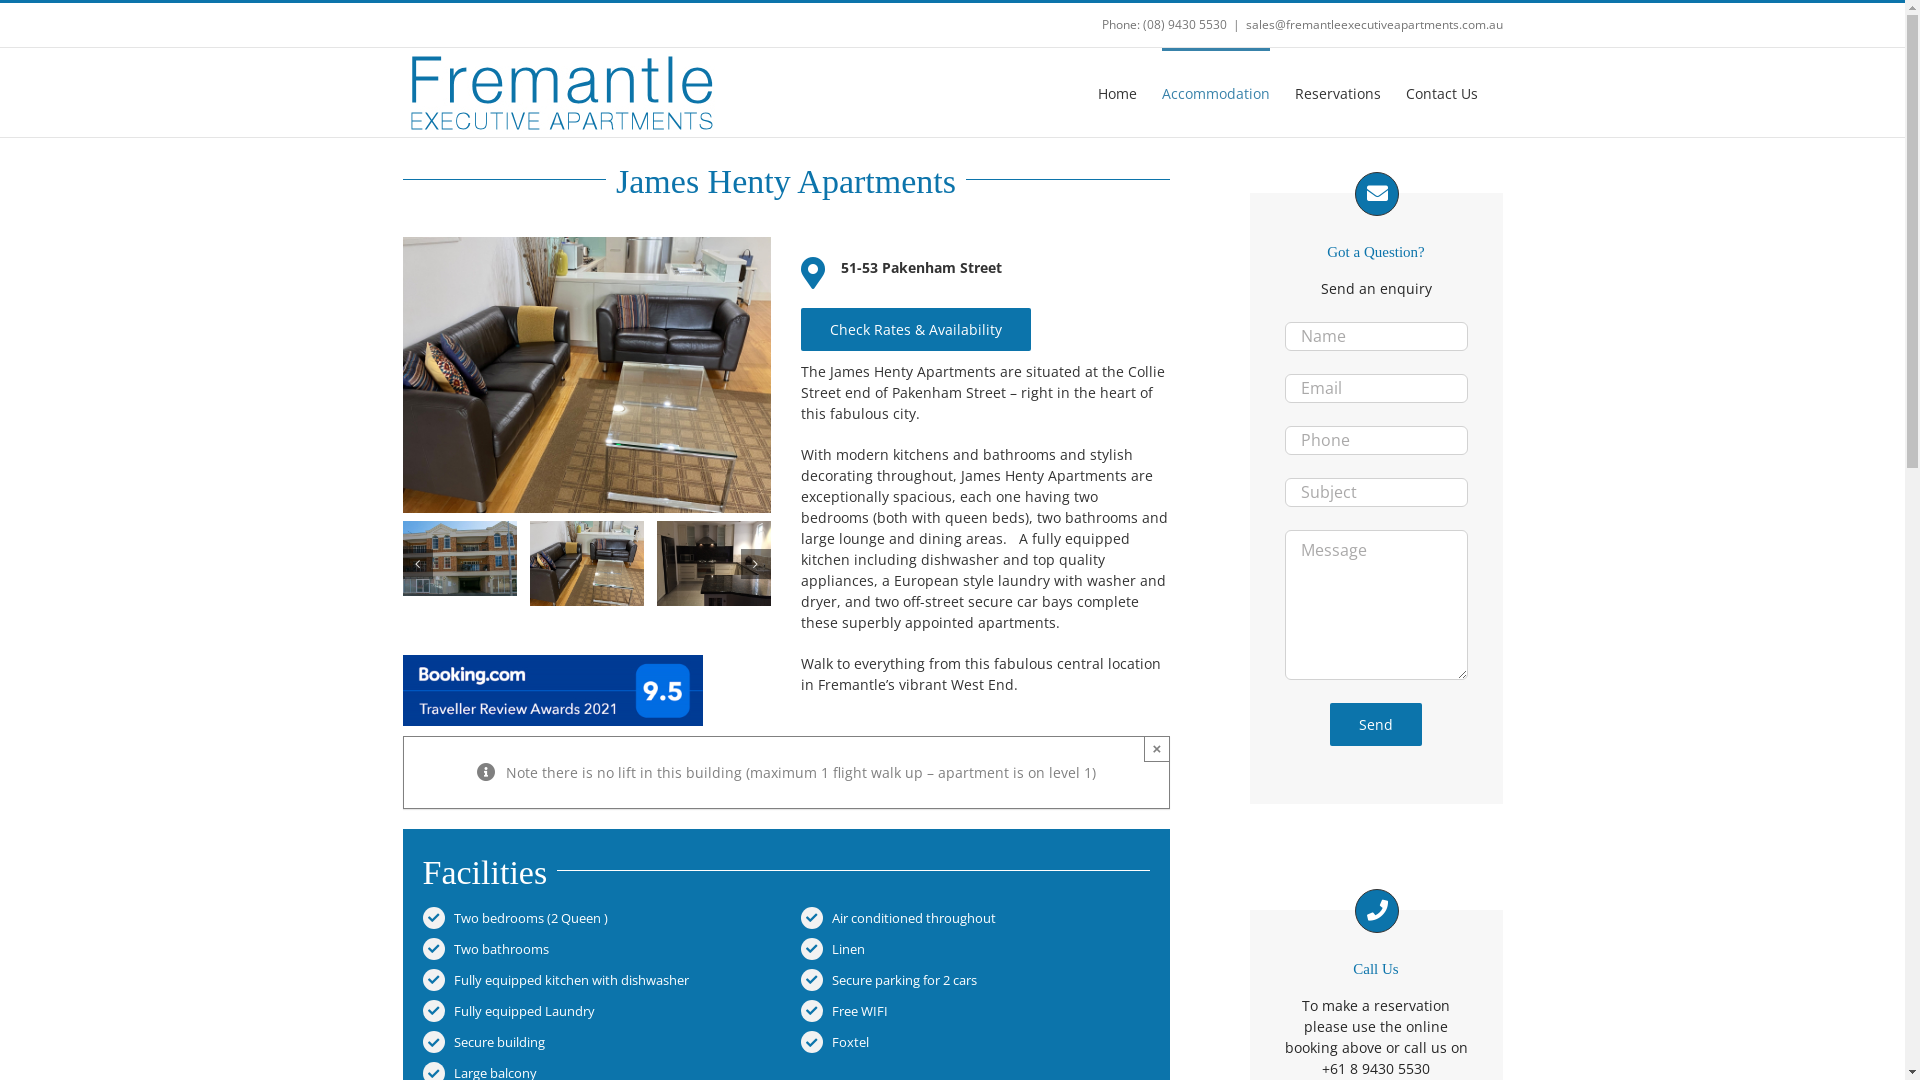  Describe the element at coordinates (1441, 92) in the screenshot. I see `'Contact Us'` at that location.